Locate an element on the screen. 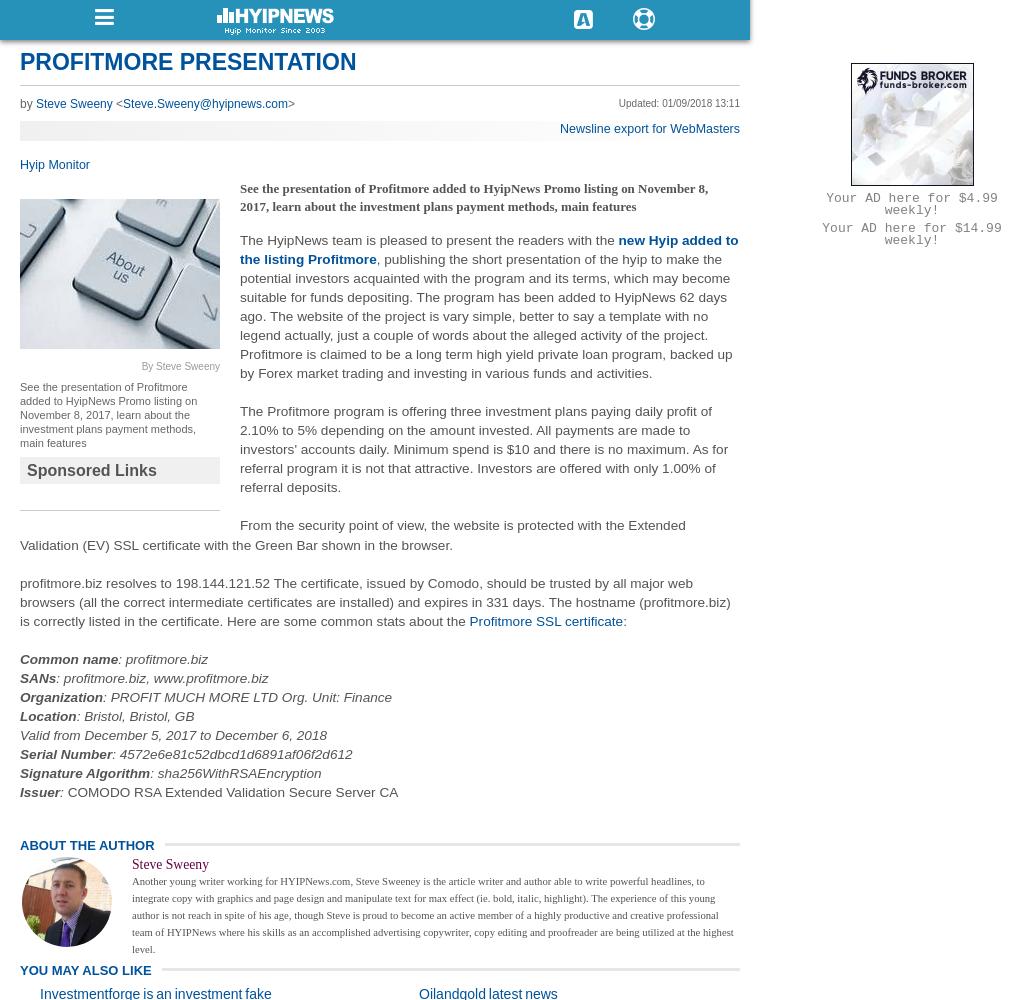  'profitmore.biz resolves to 198.144.121.52 The certificate, issued by Comodo, should be trusted by all major web browsers (all the correct intermediate certificates are installed) and expires in 331 days. The hostname (profitmore.biz) is correctly listed in the certificate. Here are some common stats about the' is located at coordinates (374, 600).